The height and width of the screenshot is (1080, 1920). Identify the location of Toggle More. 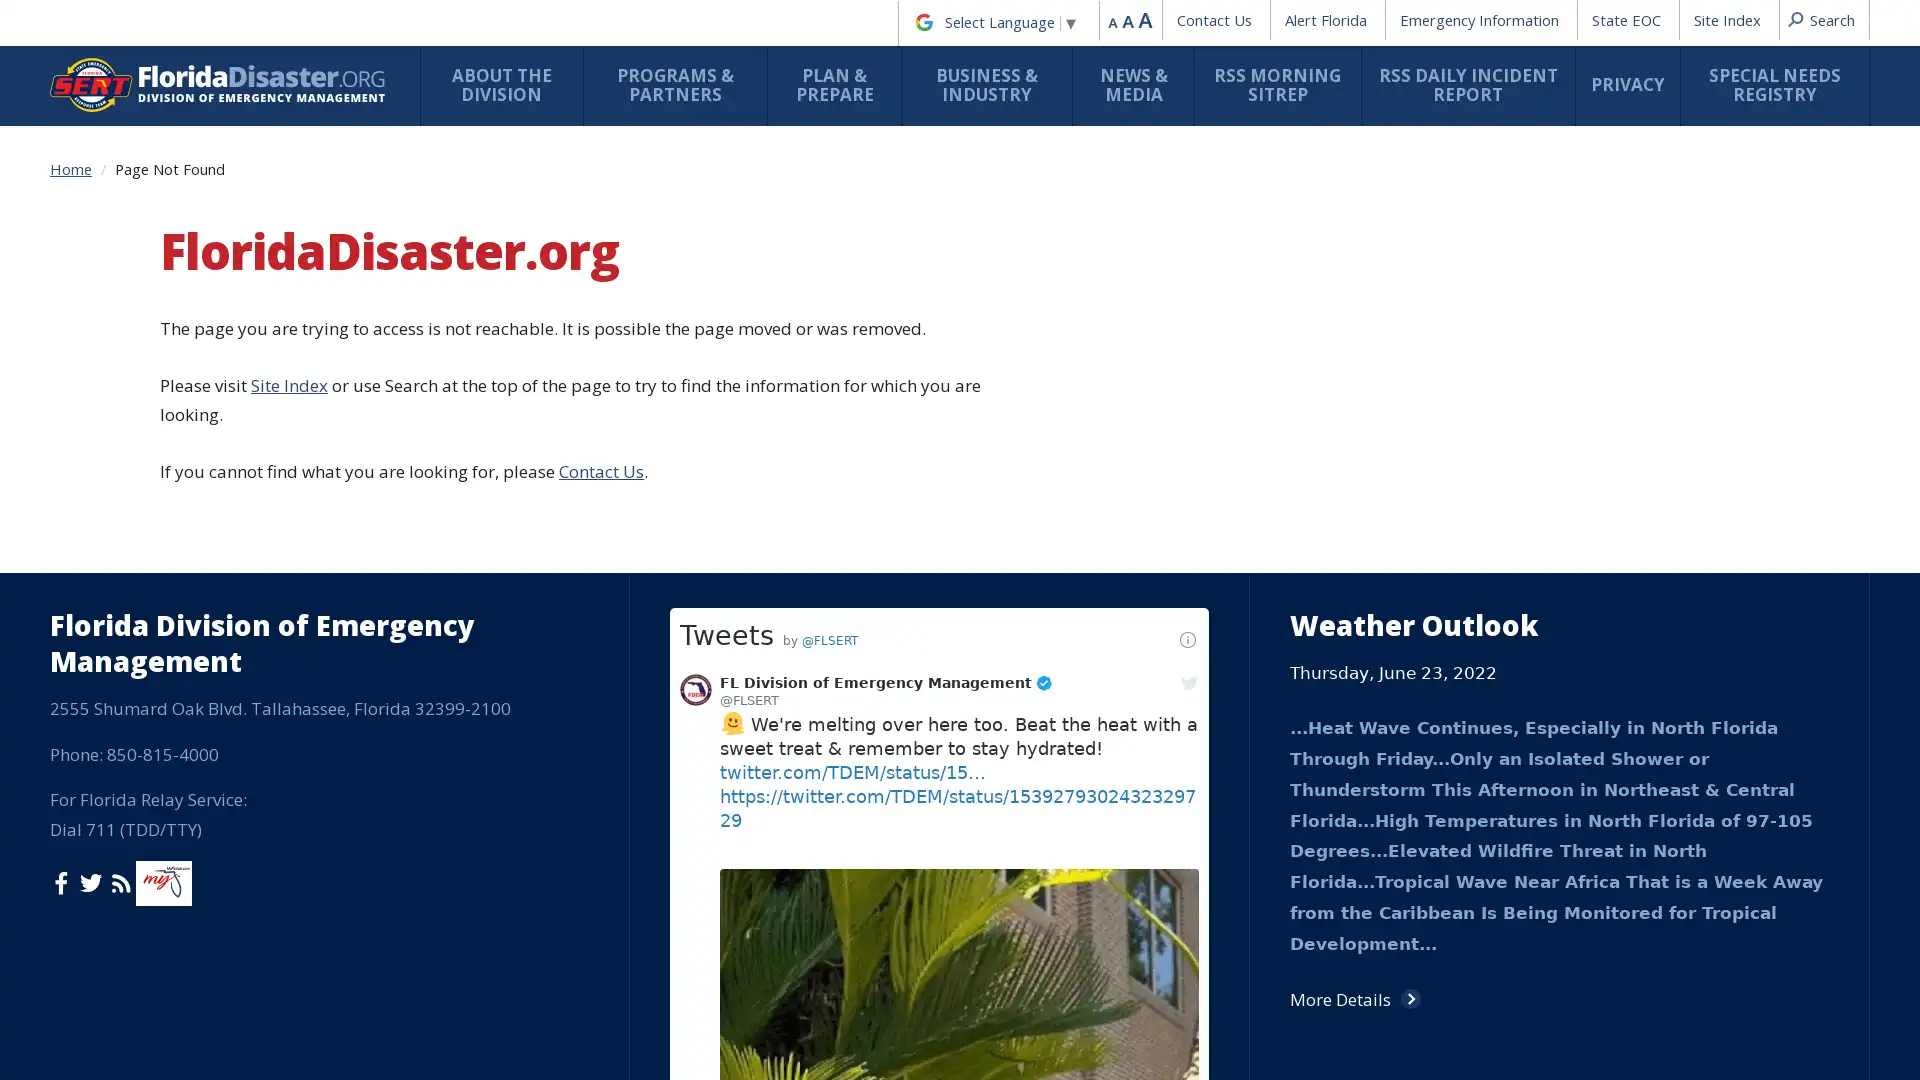
(600, 231).